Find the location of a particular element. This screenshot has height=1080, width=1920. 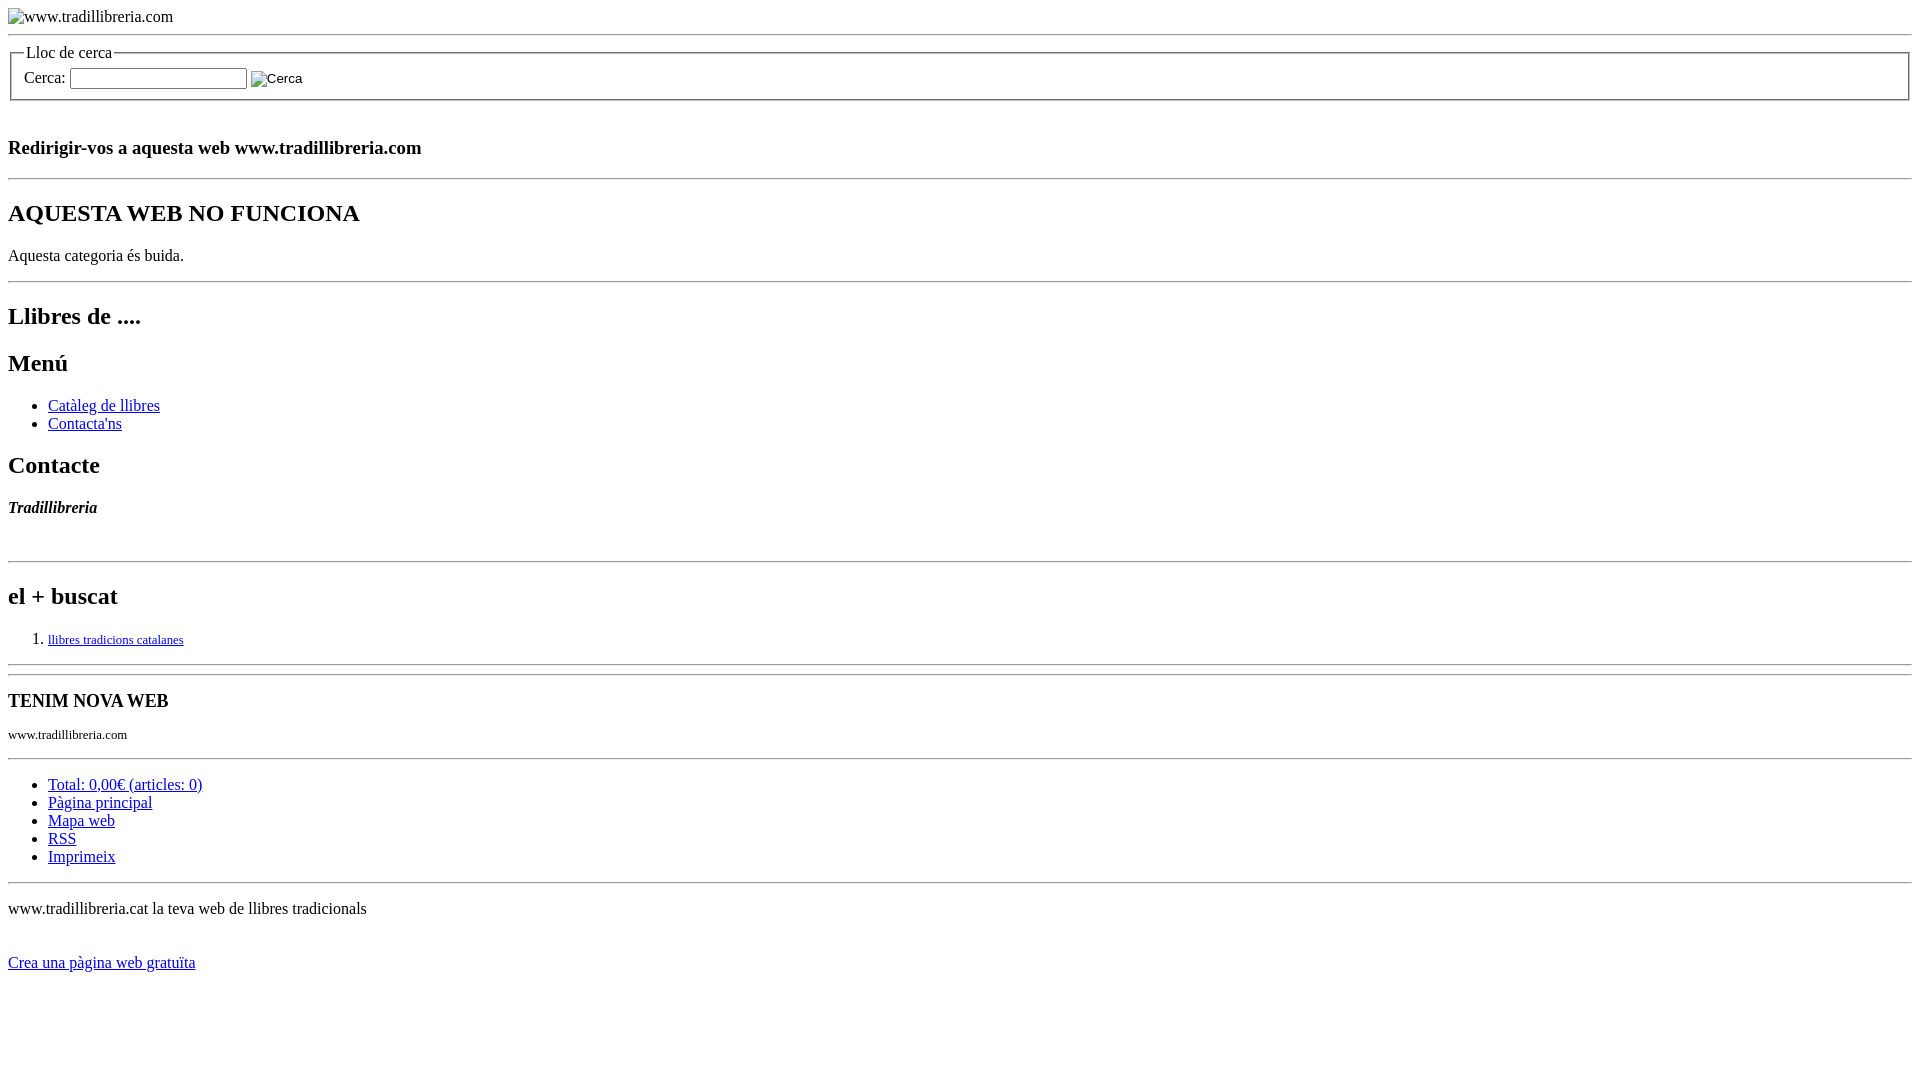

'Contacta'ns' is located at coordinates (84, 422).